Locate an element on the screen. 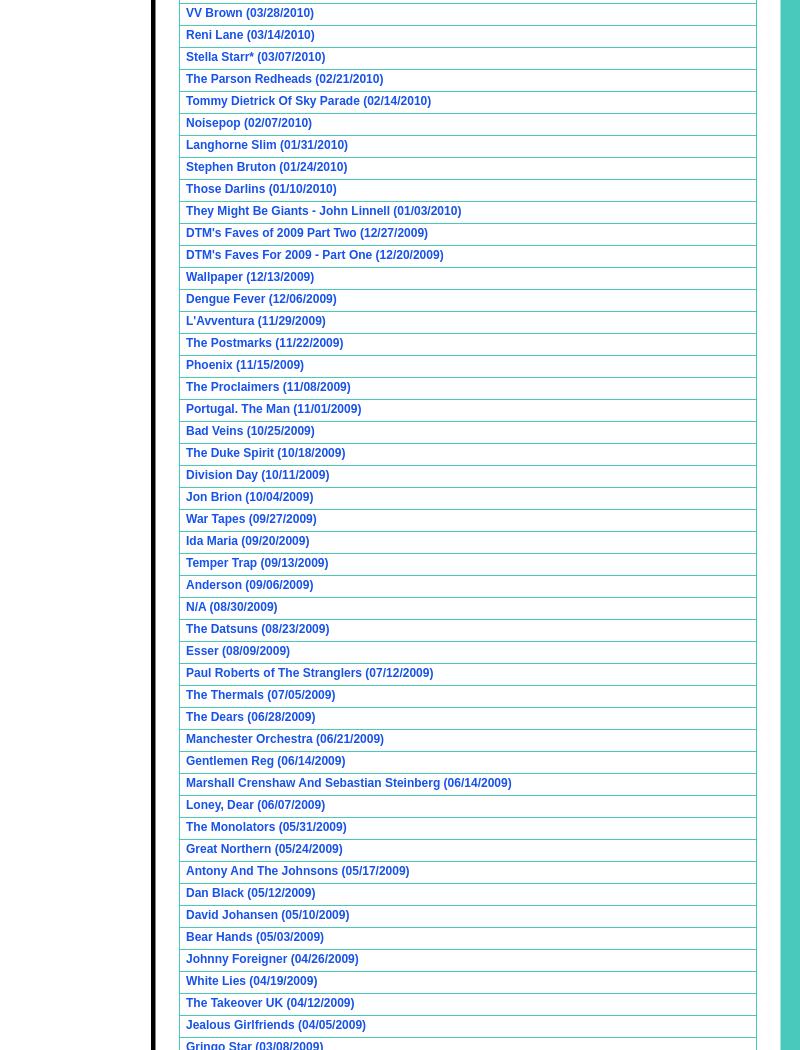 The height and width of the screenshot is (1050, 800). 'The Dears (06/28/2009)' is located at coordinates (249, 716).